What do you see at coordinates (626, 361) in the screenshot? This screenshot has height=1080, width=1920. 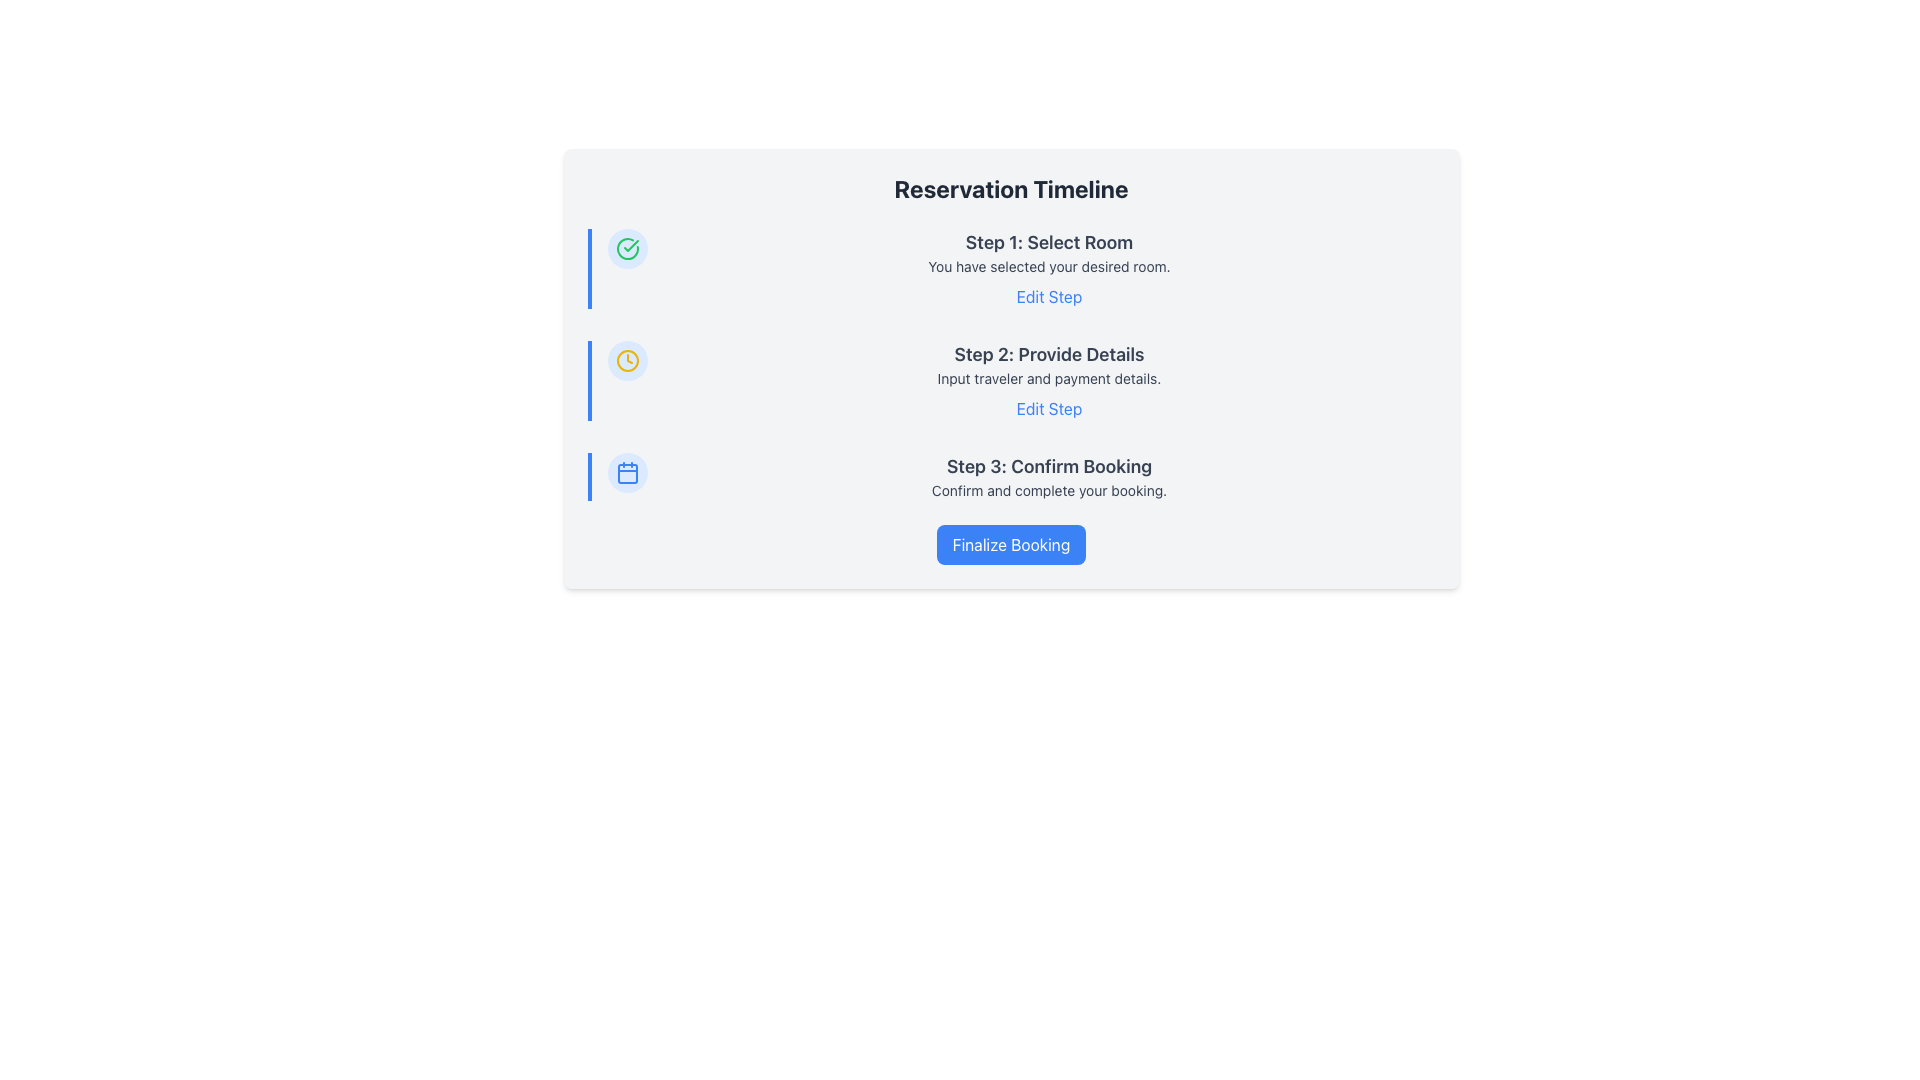 I see `the Step 2 progress indicator icon` at bounding box center [626, 361].